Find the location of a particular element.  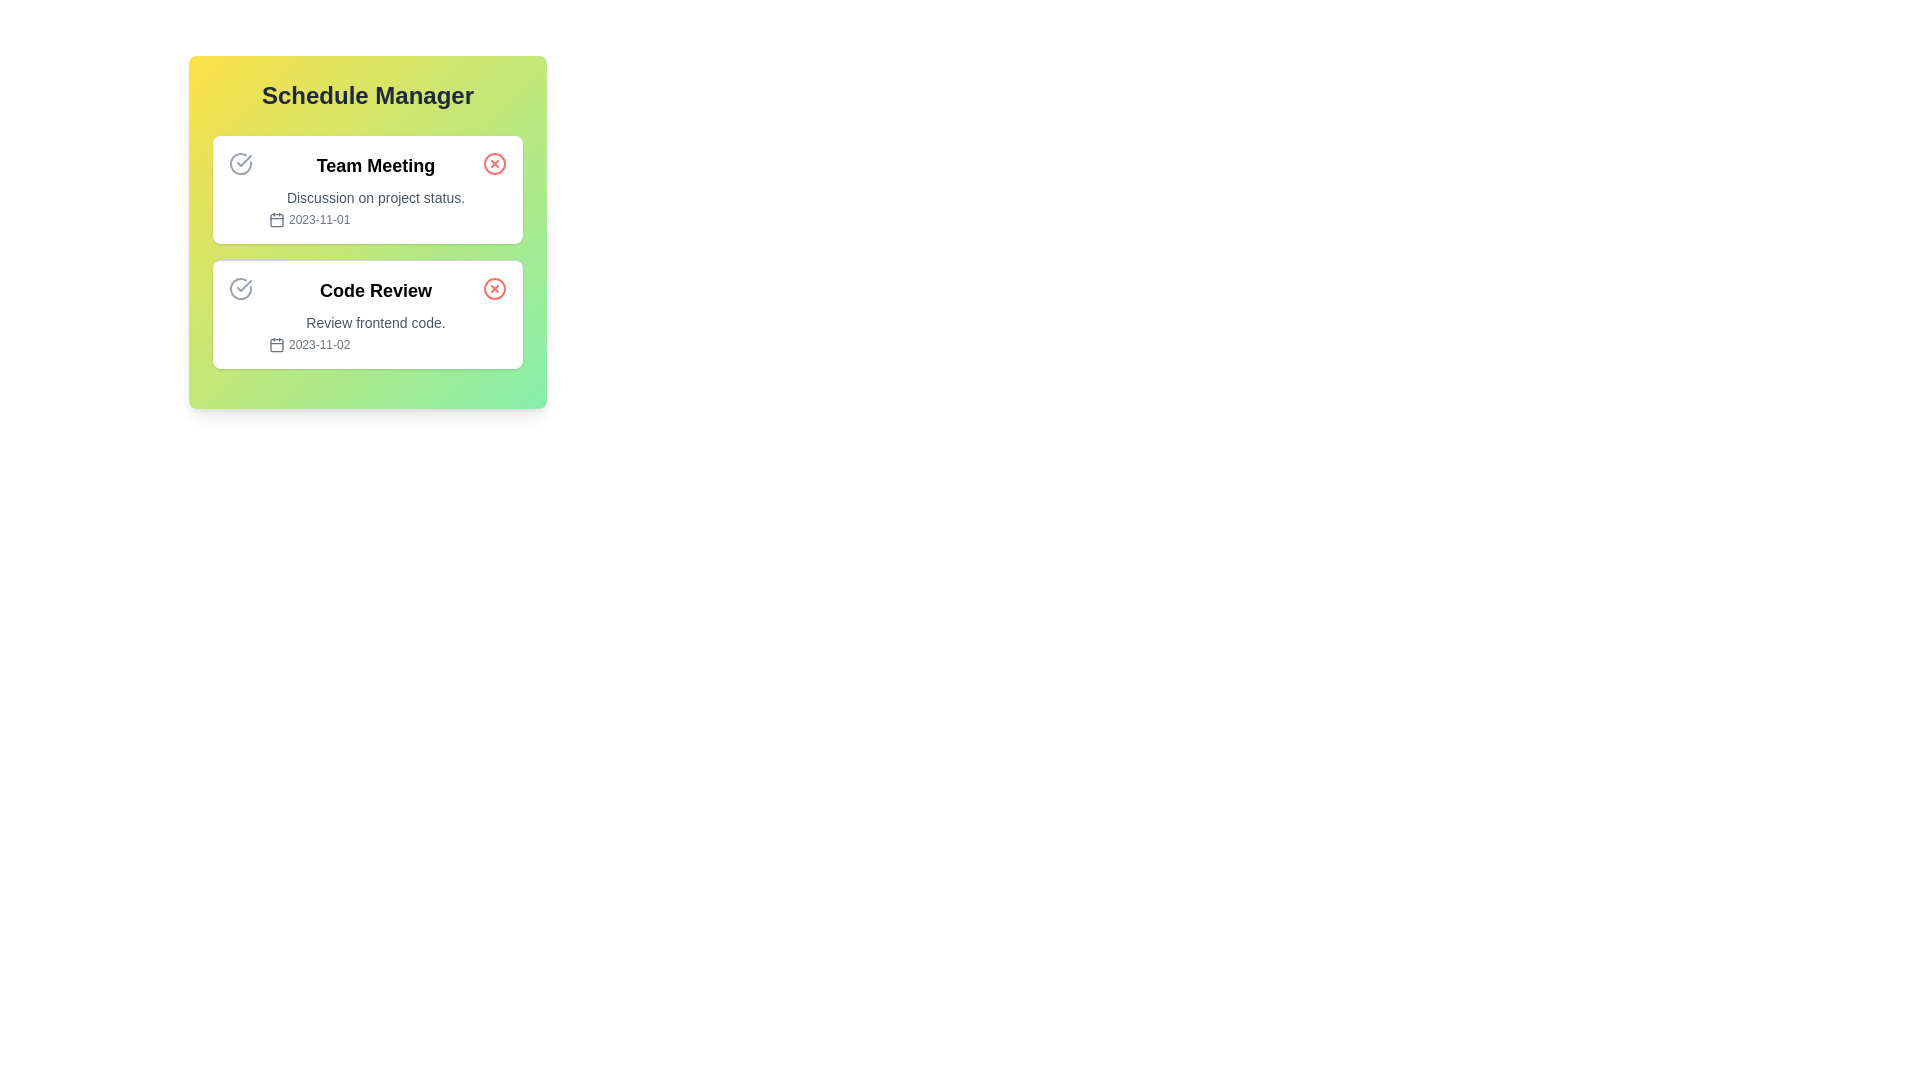

the deletion button located at the top-right corner of the 'Code Review' section in the 'Schedule Manager' to observe the hover effect is located at coordinates (494, 289).